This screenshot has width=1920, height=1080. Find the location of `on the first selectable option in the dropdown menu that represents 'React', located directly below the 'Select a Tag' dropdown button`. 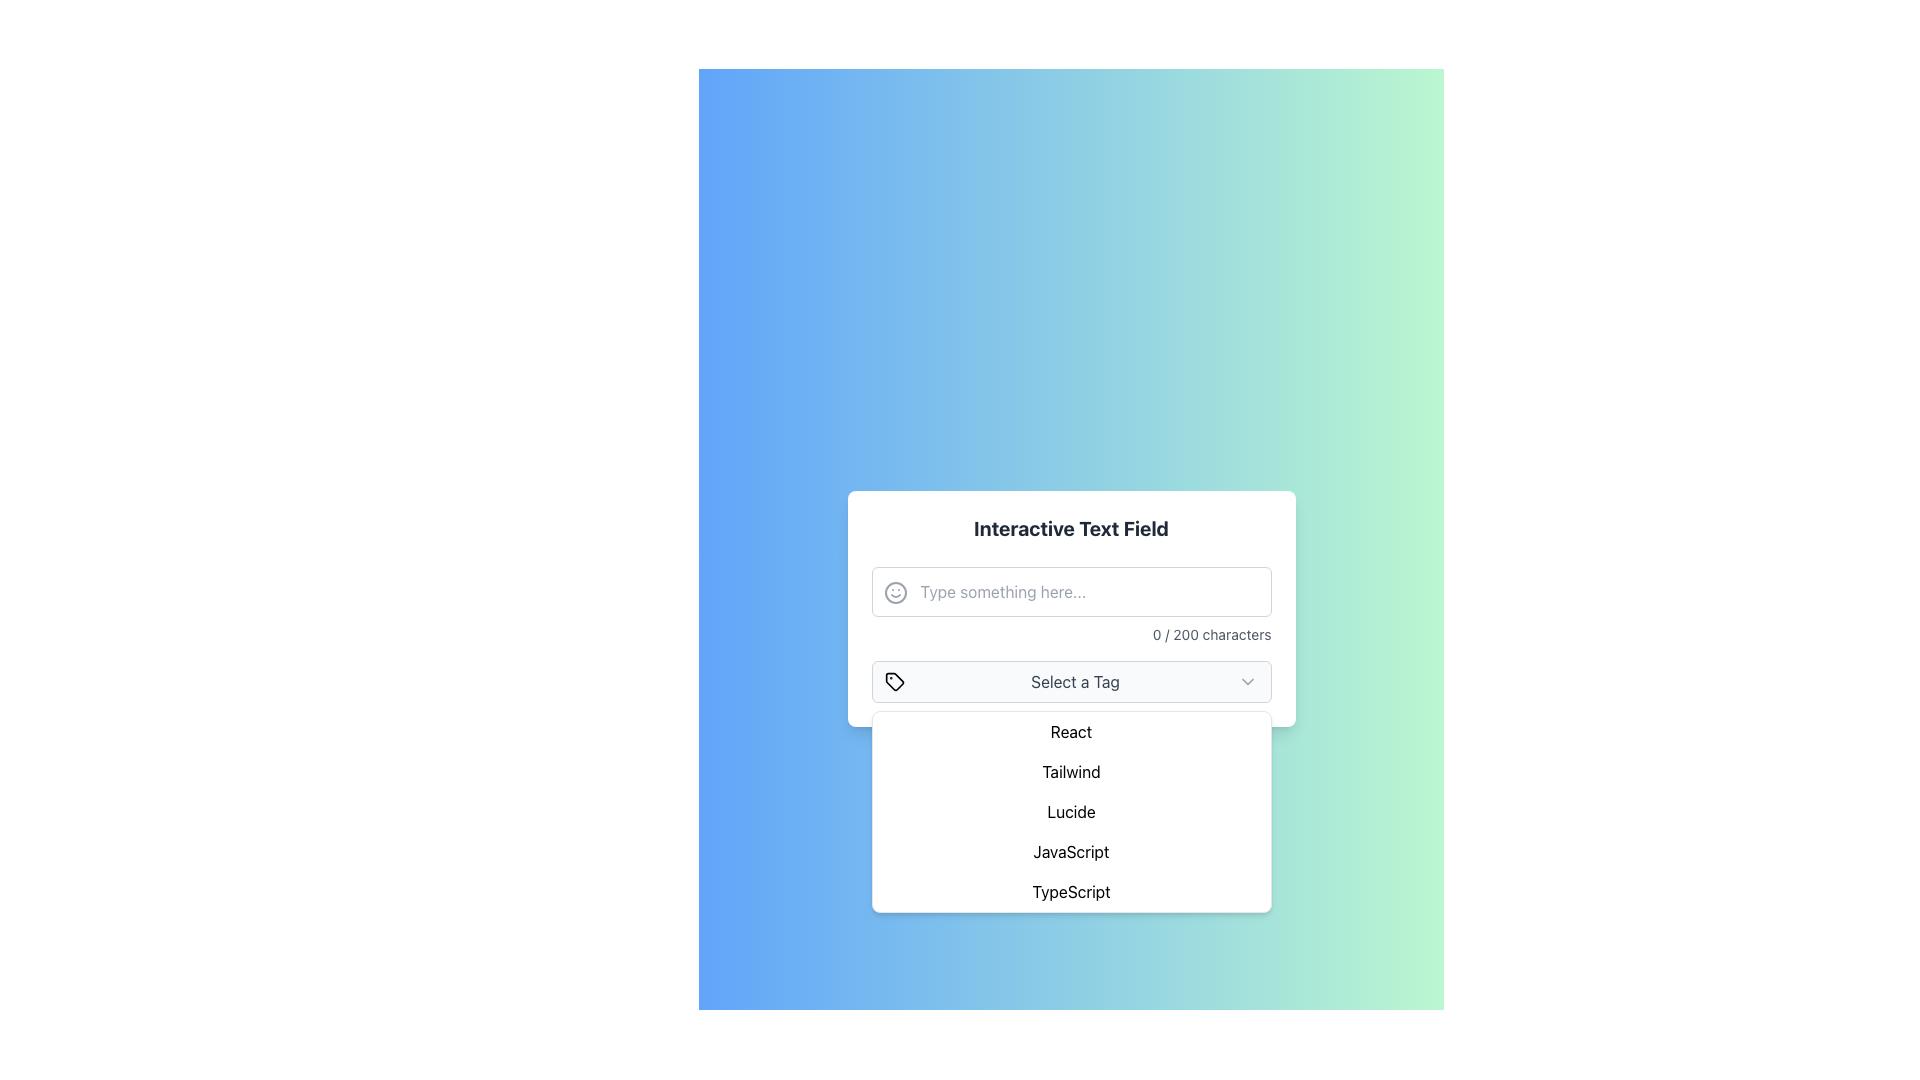

on the first selectable option in the dropdown menu that represents 'React', located directly below the 'Select a Tag' dropdown button is located at coordinates (1070, 732).